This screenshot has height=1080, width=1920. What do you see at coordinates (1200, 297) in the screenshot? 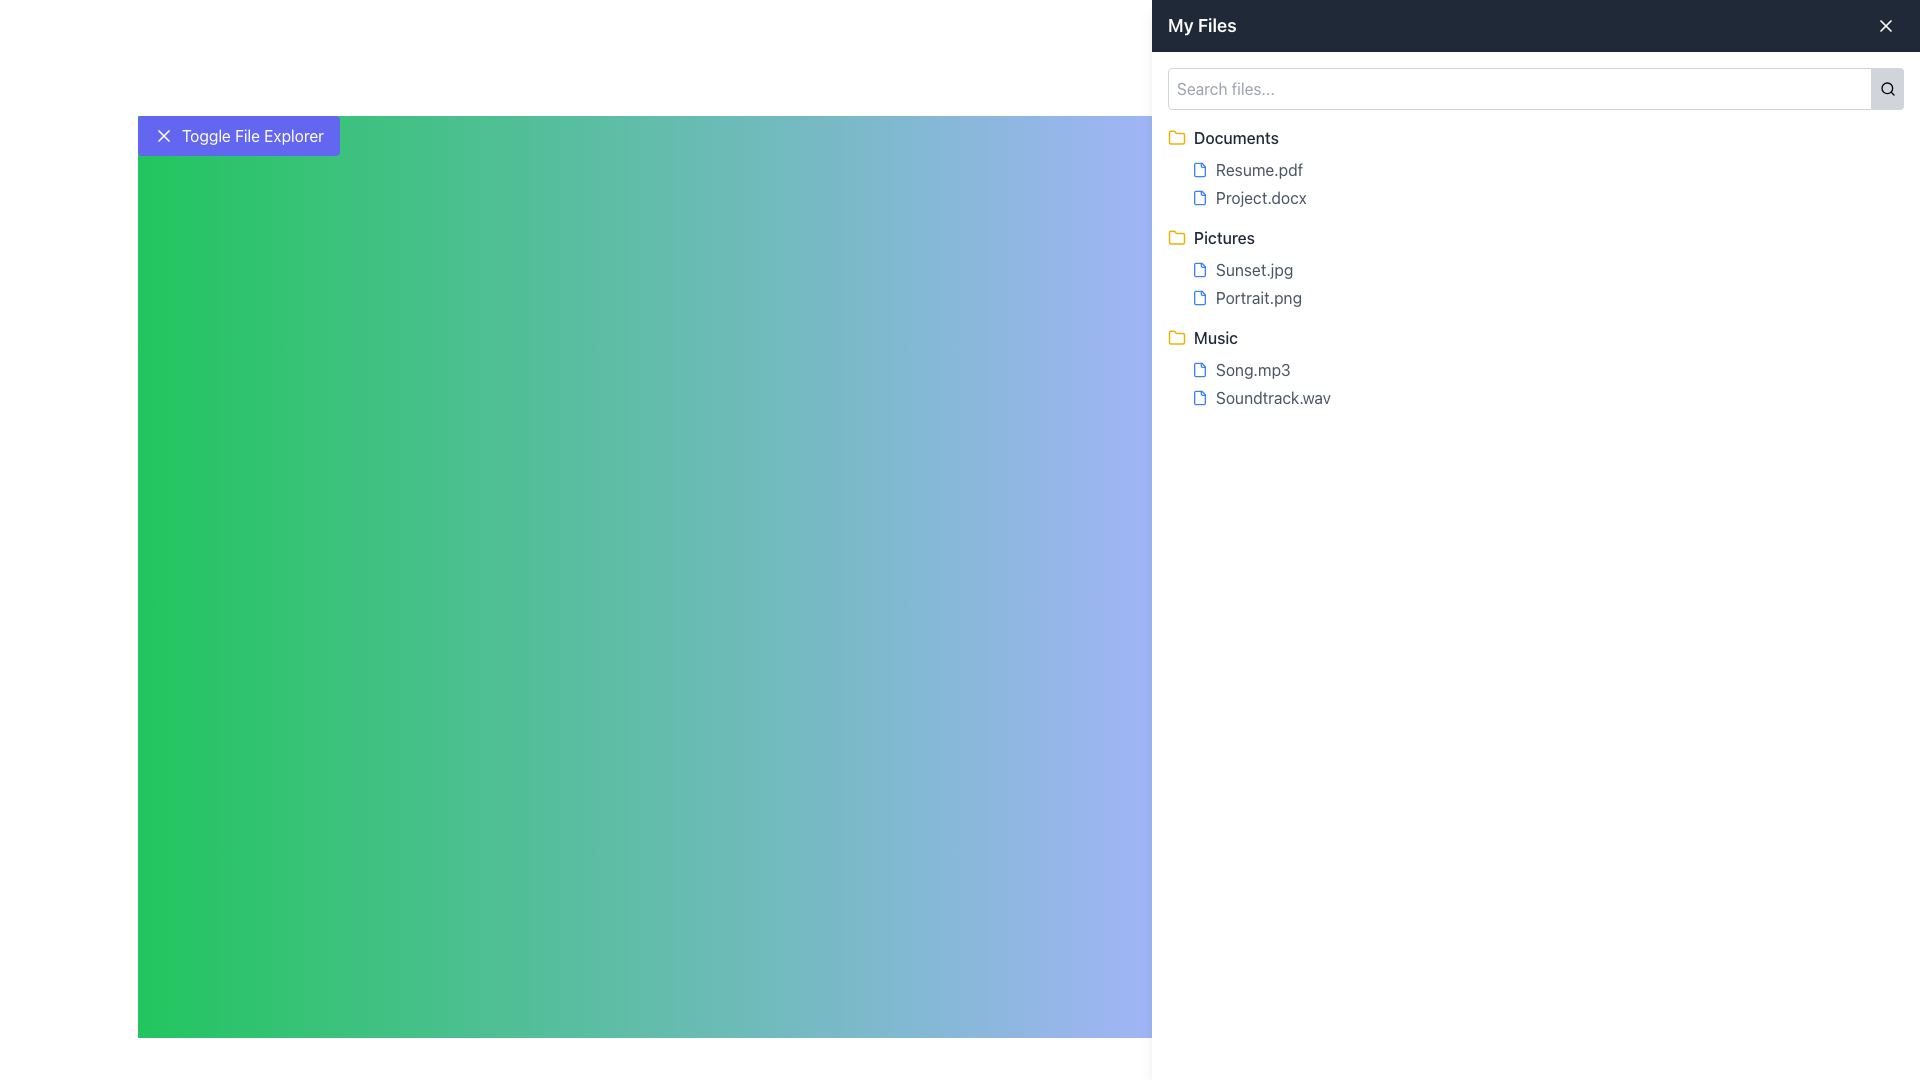
I see `the file document icon with a blue outline located next to the label 'Portrait.png' in the 'Pictures' section of the file explorer` at bounding box center [1200, 297].